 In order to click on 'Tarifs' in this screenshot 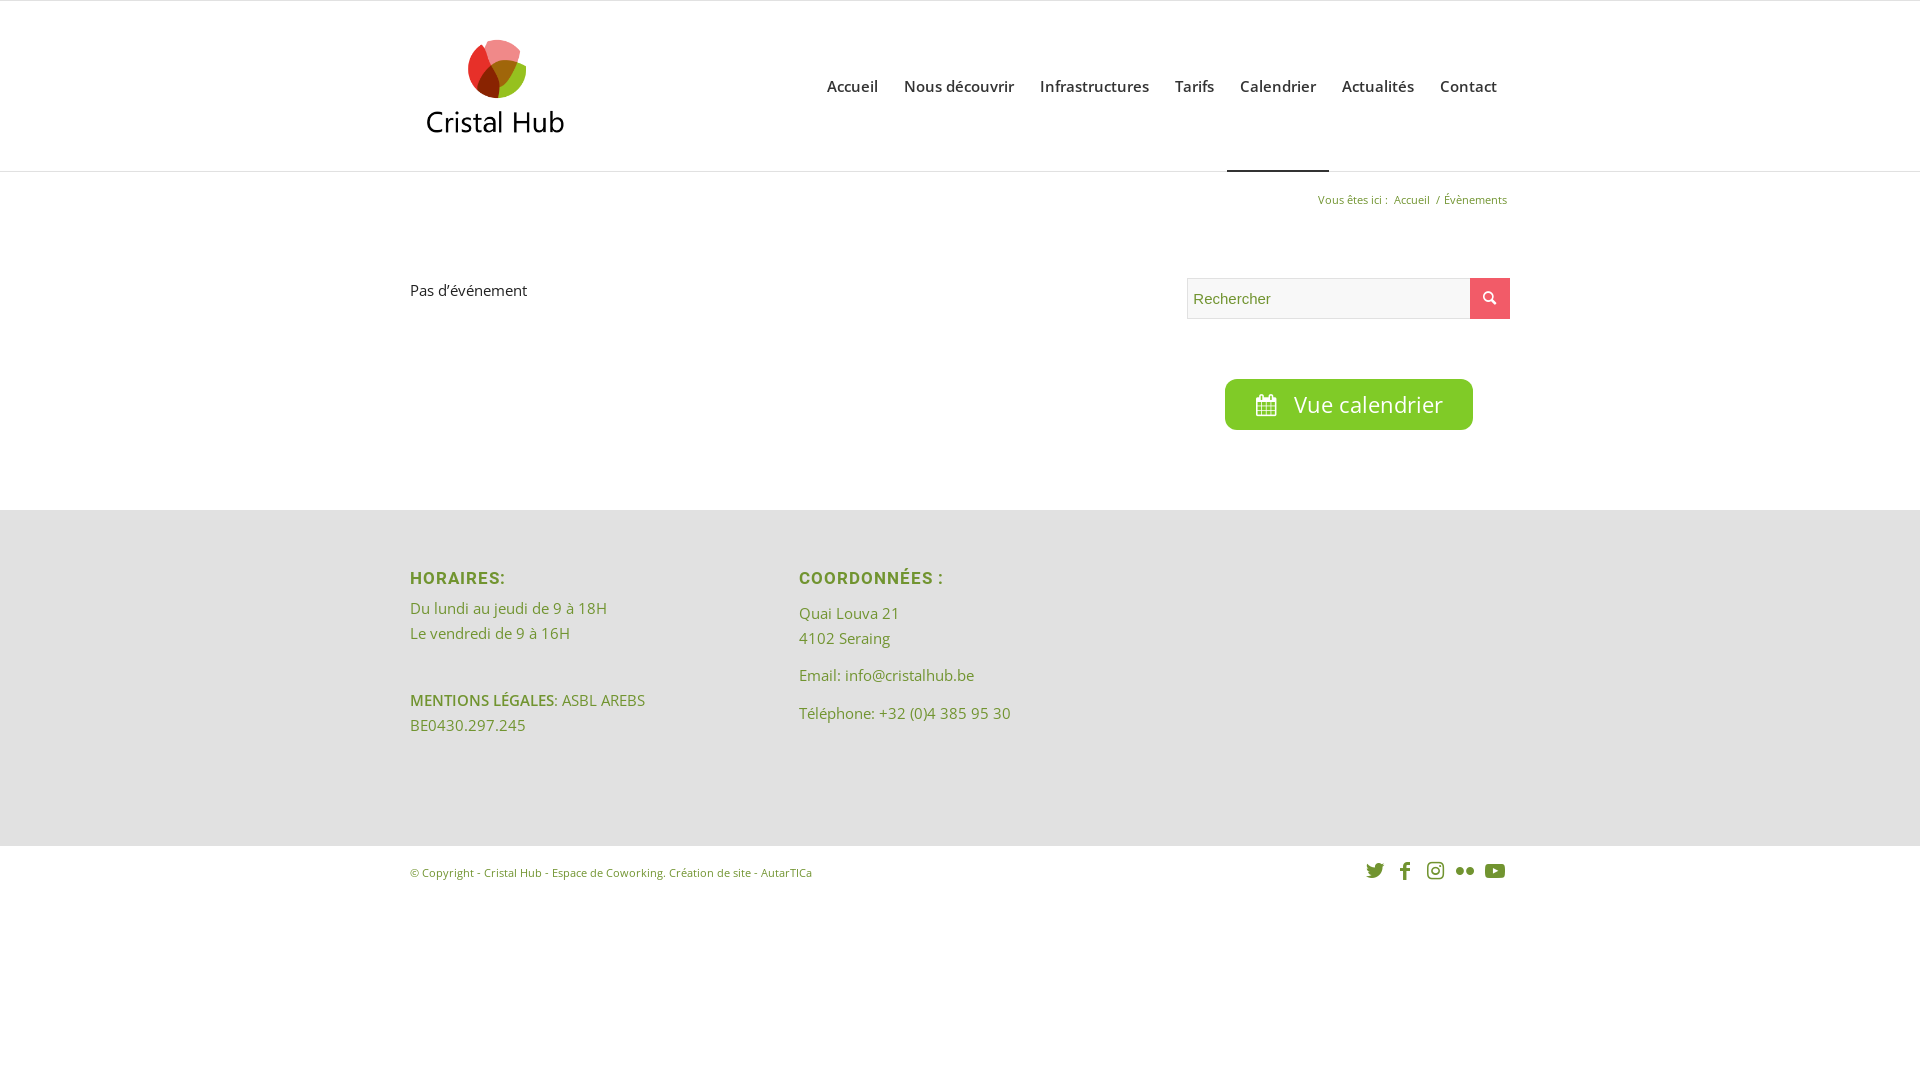, I will do `click(1194, 84)`.